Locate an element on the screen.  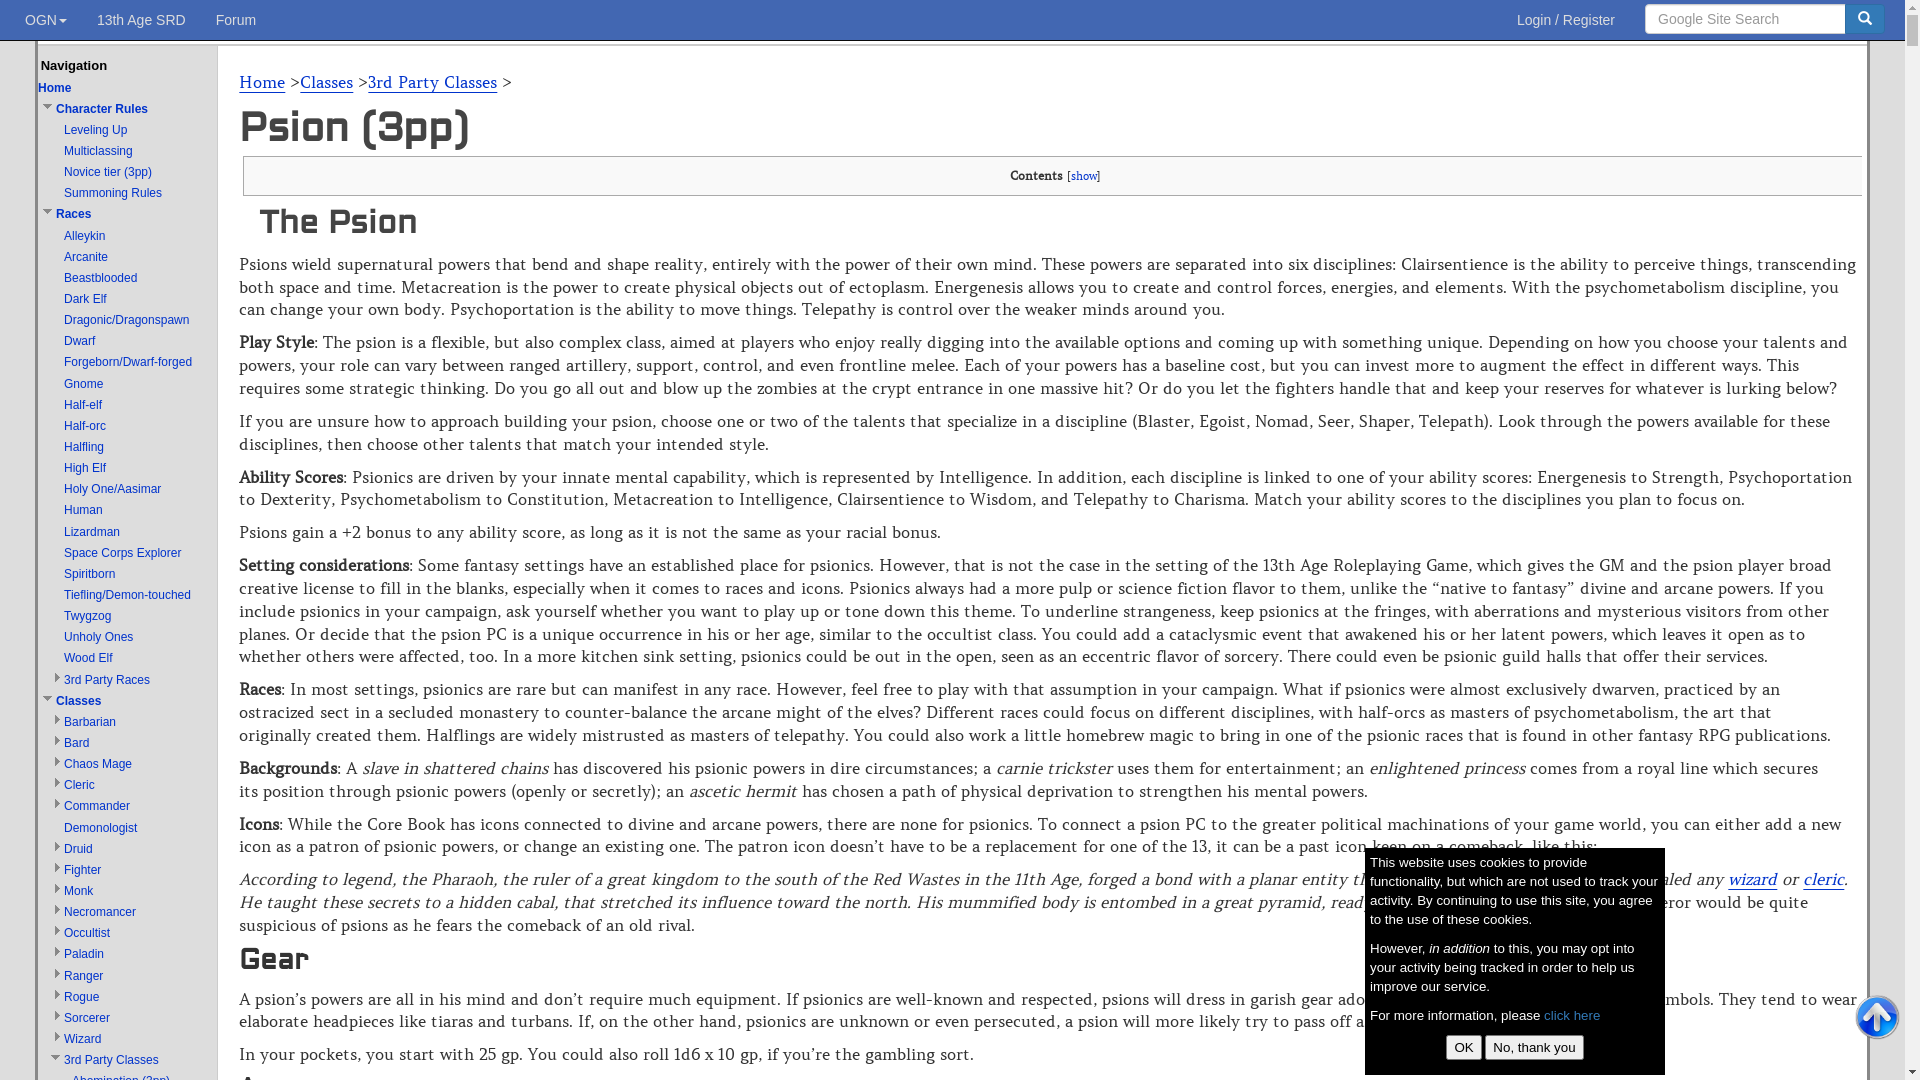
'Ranger' is located at coordinates (63, 974).